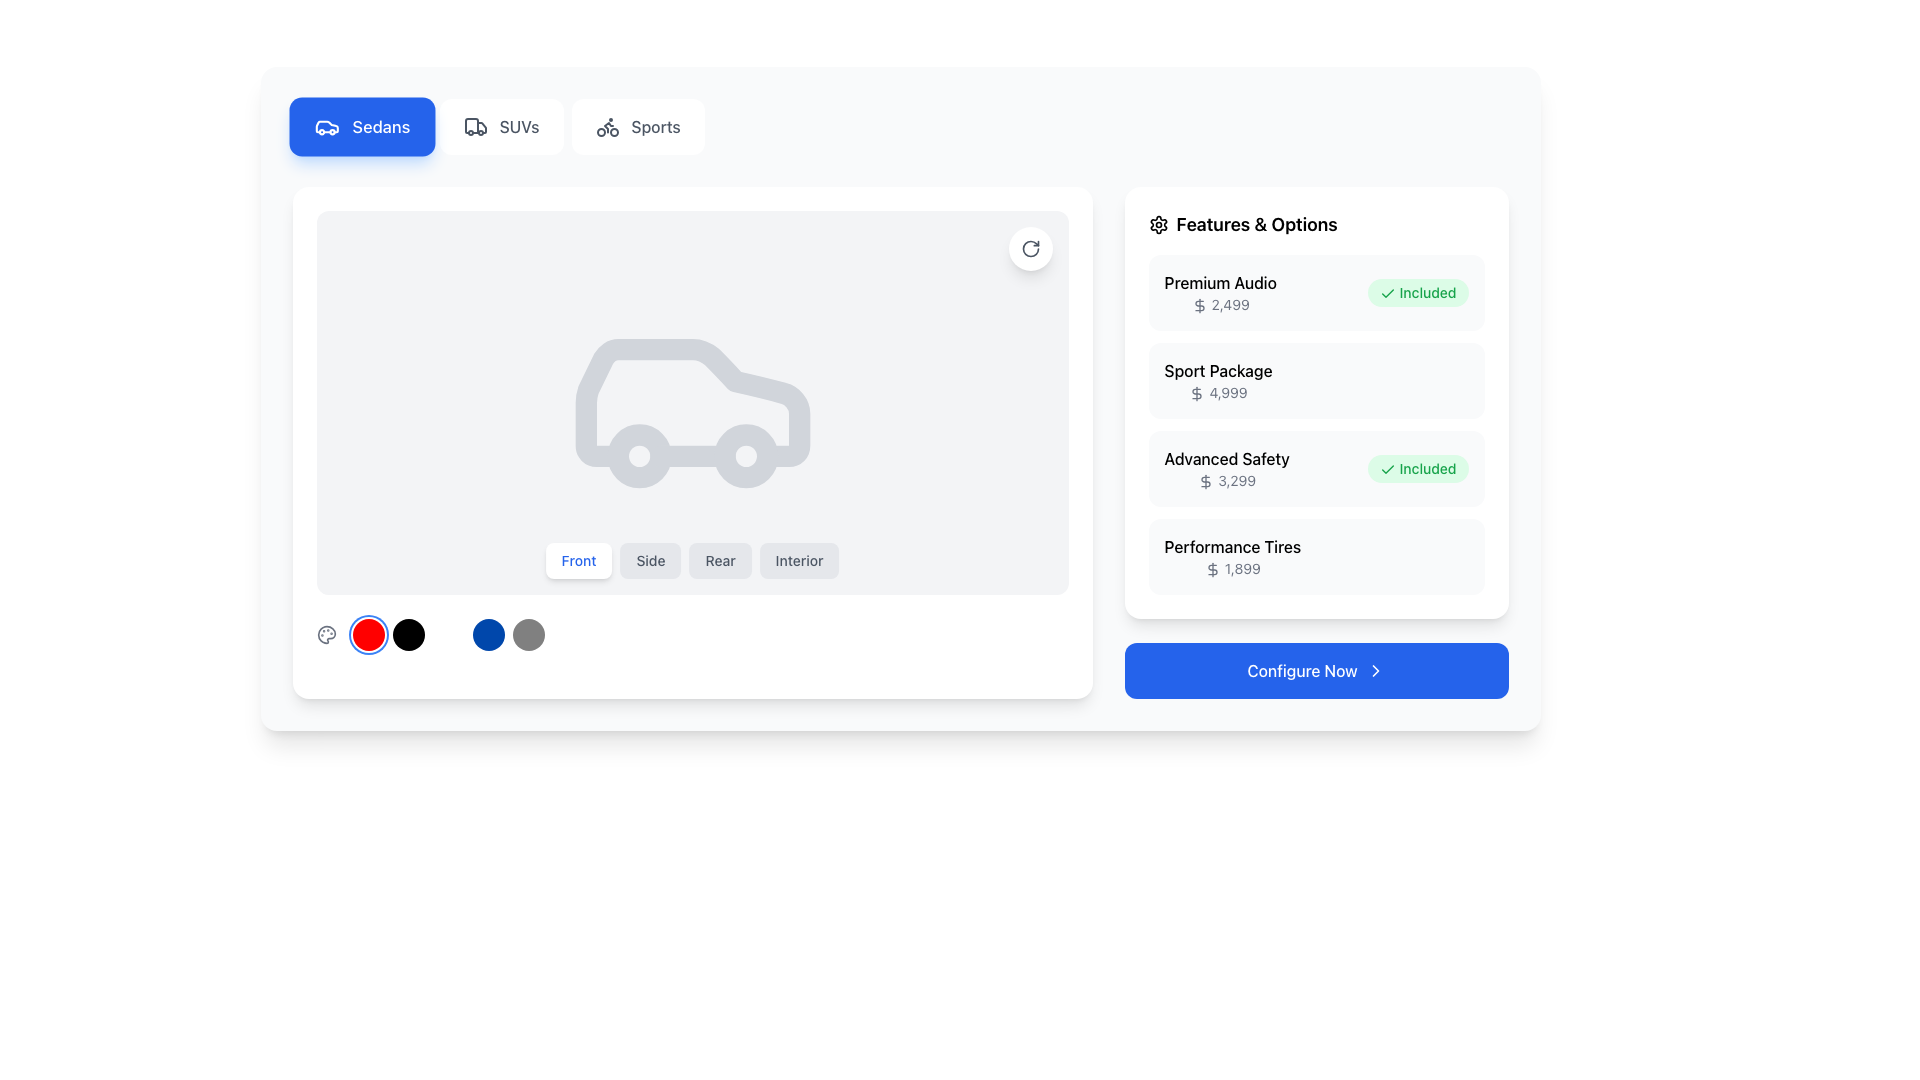  I want to click on the right arrow icon located at the rightmost edge of the 'Configure Now' button to proceed with the action, so click(1374, 671).